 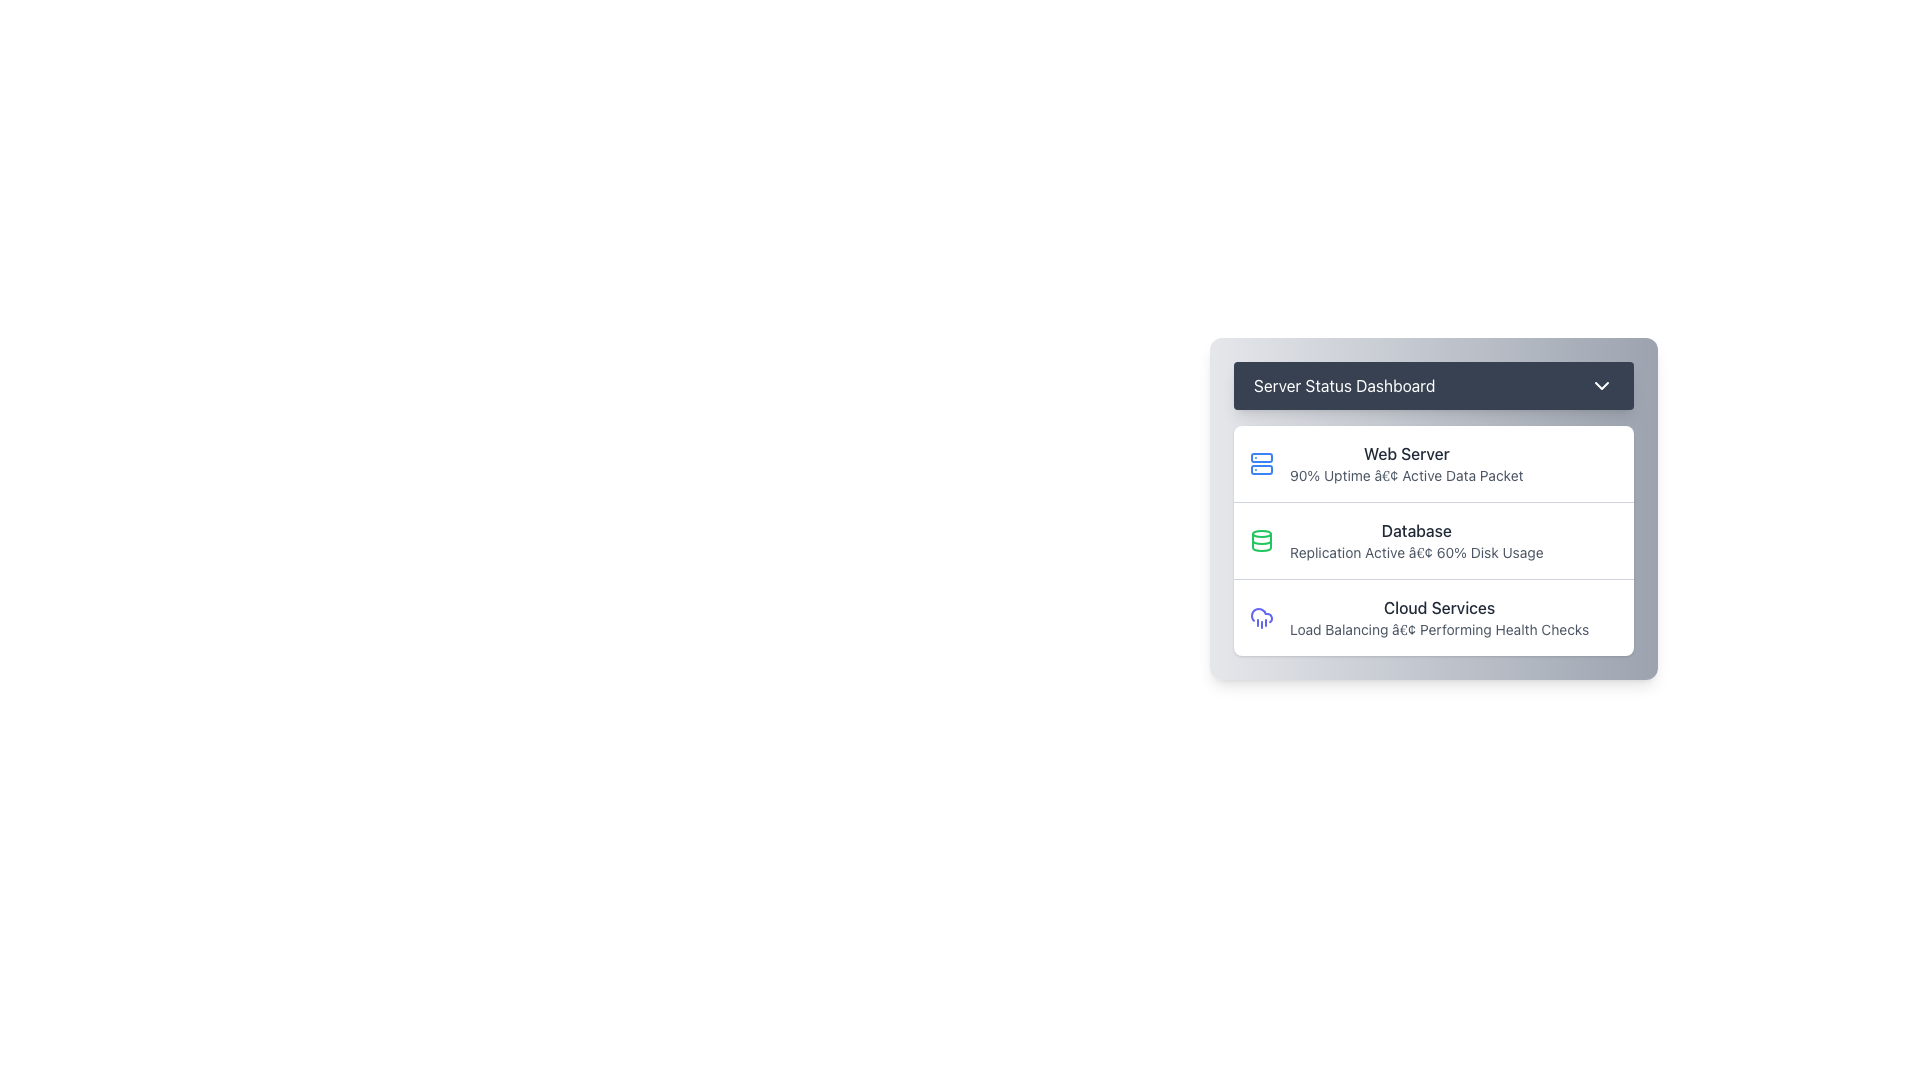 What do you see at coordinates (1261, 542) in the screenshot?
I see `the central cylindrical section of the green database icon in the Server Status Dashboard, which indicates 'Database Replication Active • 60% Disk Usage'` at bounding box center [1261, 542].